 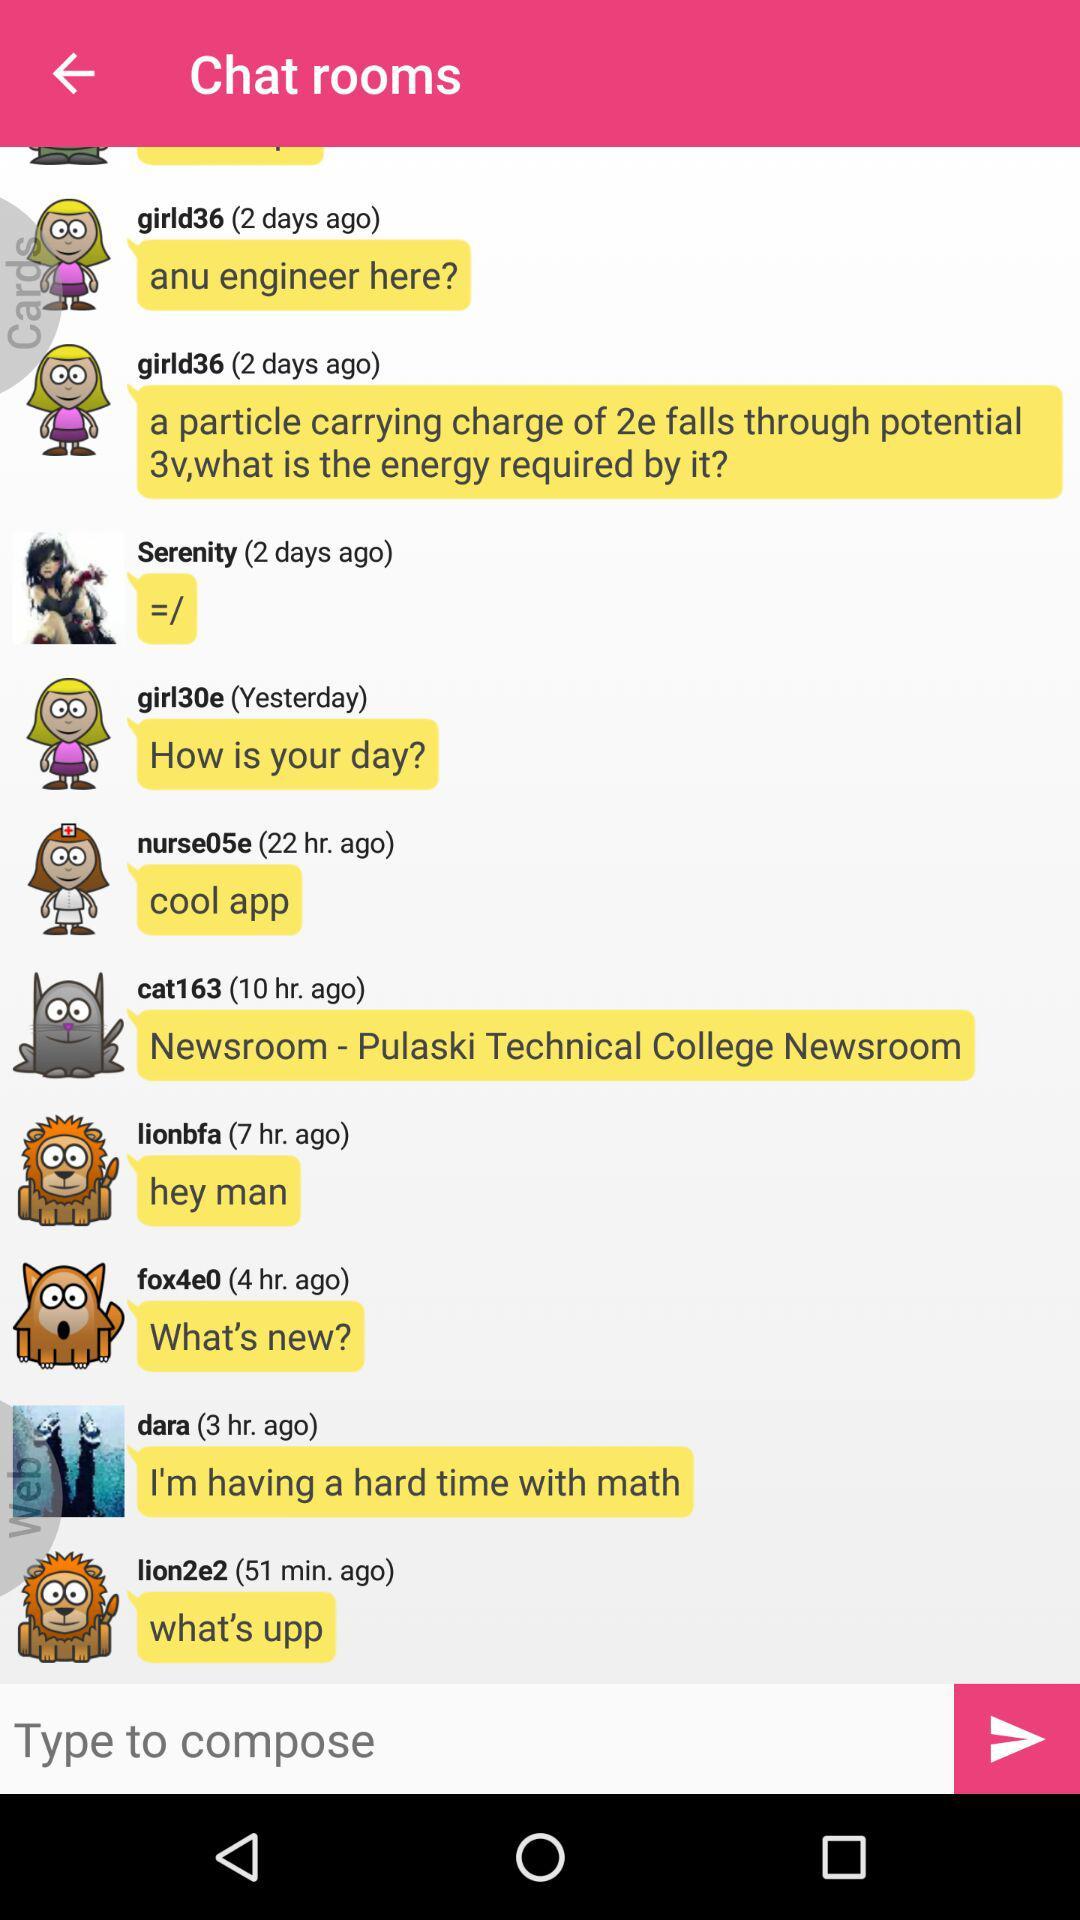 I want to click on the menu icon, so click(x=31, y=294).